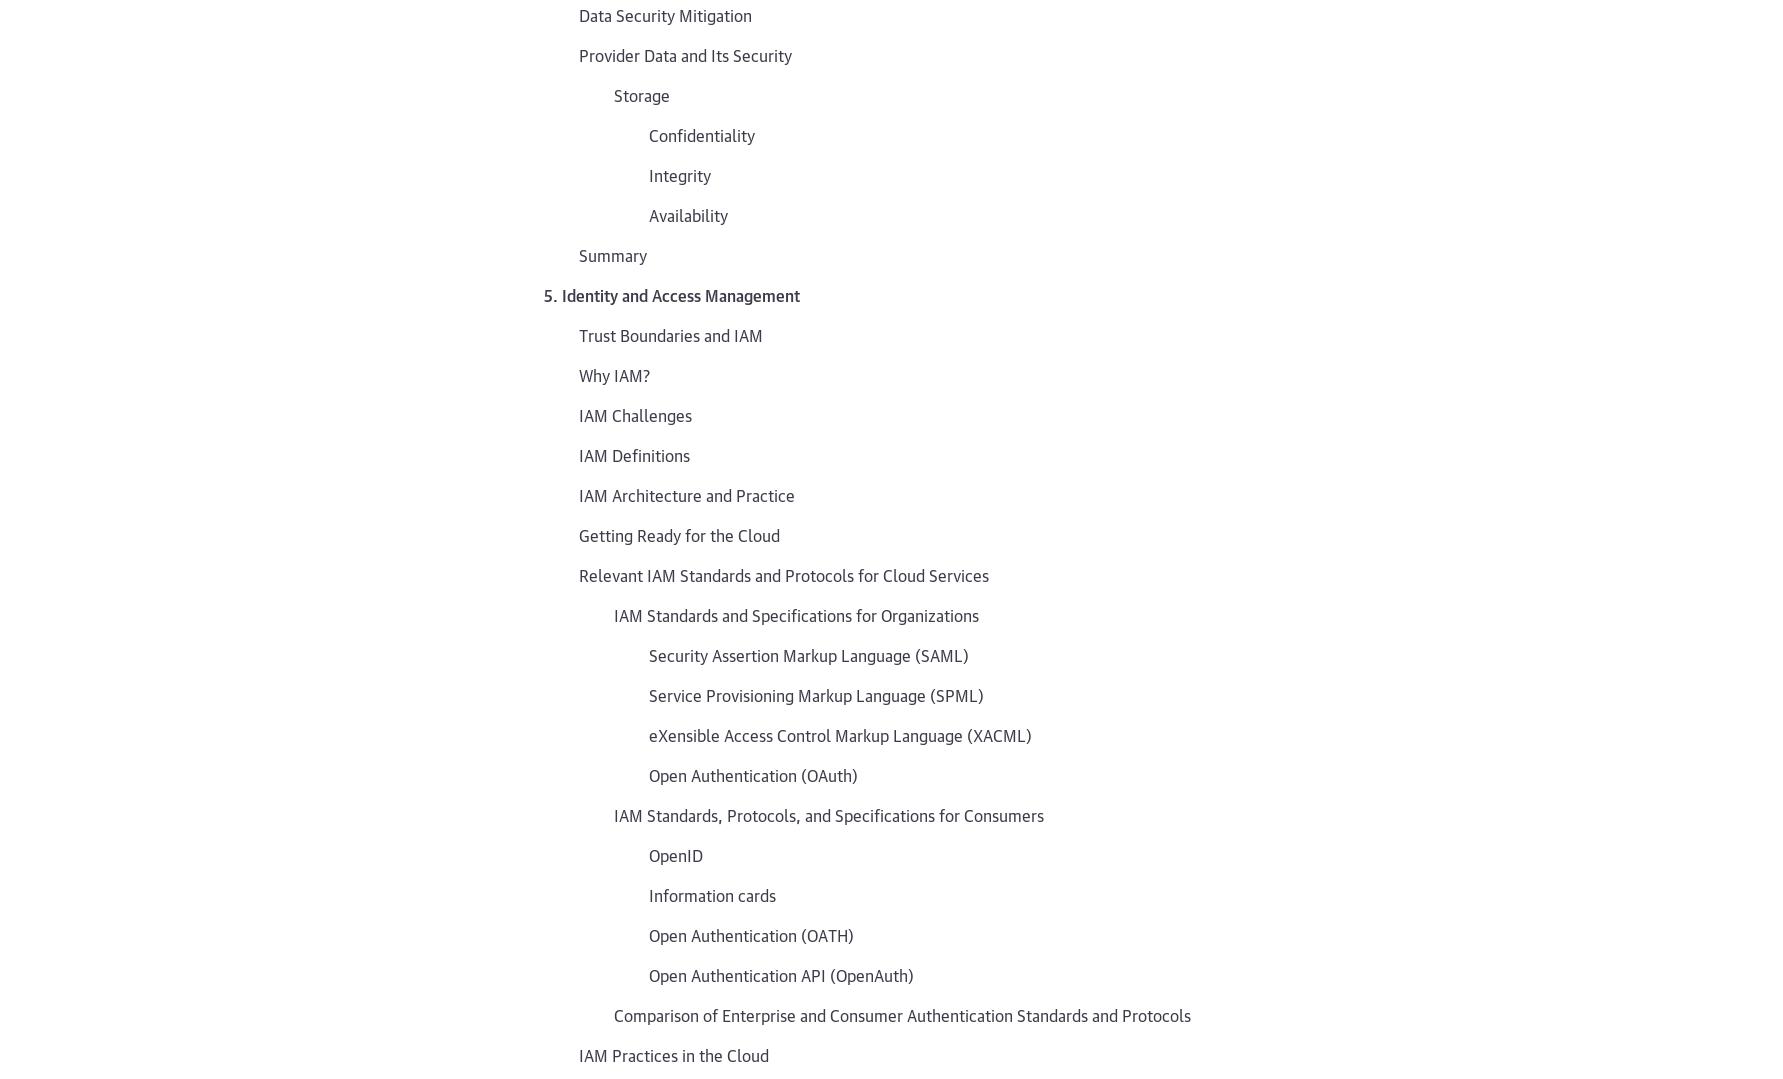 The image size is (1783, 1079). Describe the element at coordinates (686, 492) in the screenshot. I see `'IAM Architecture and Practice'` at that location.